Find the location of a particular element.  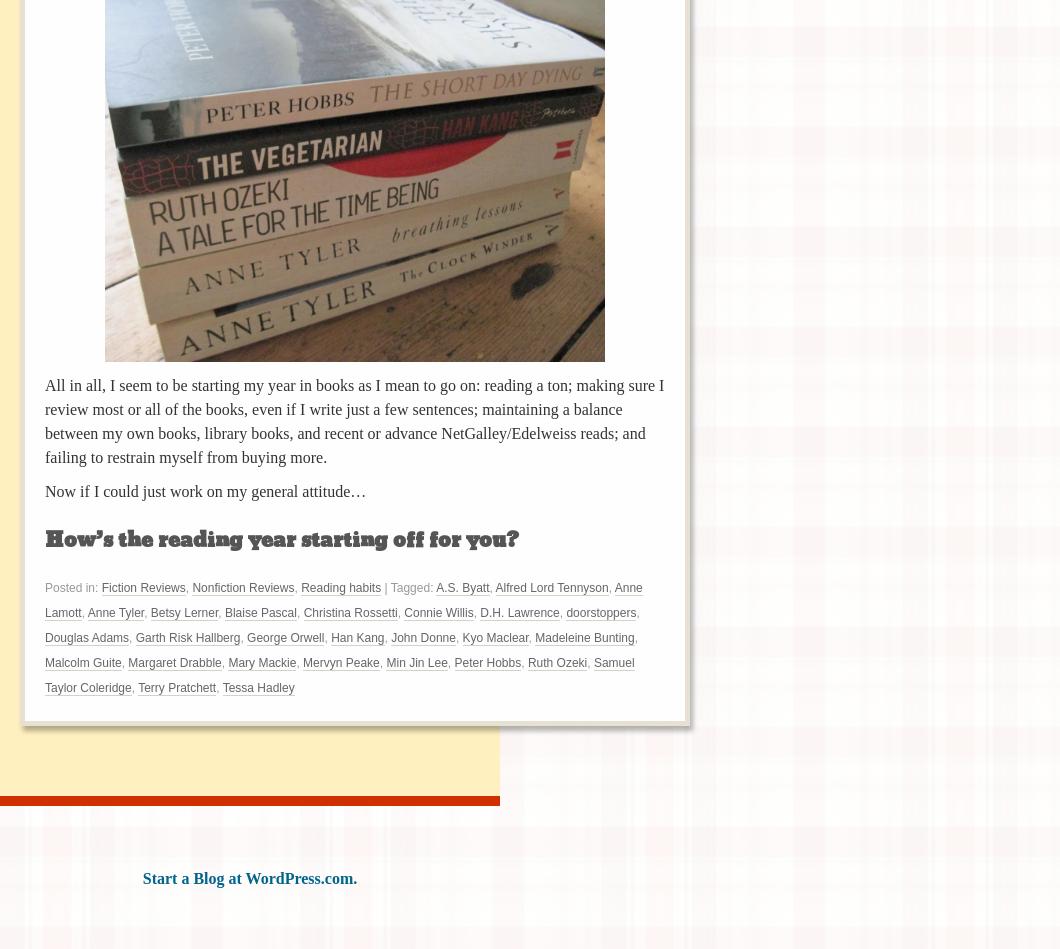

'Now if I could just work on my general attitude…' is located at coordinates (204, 489).